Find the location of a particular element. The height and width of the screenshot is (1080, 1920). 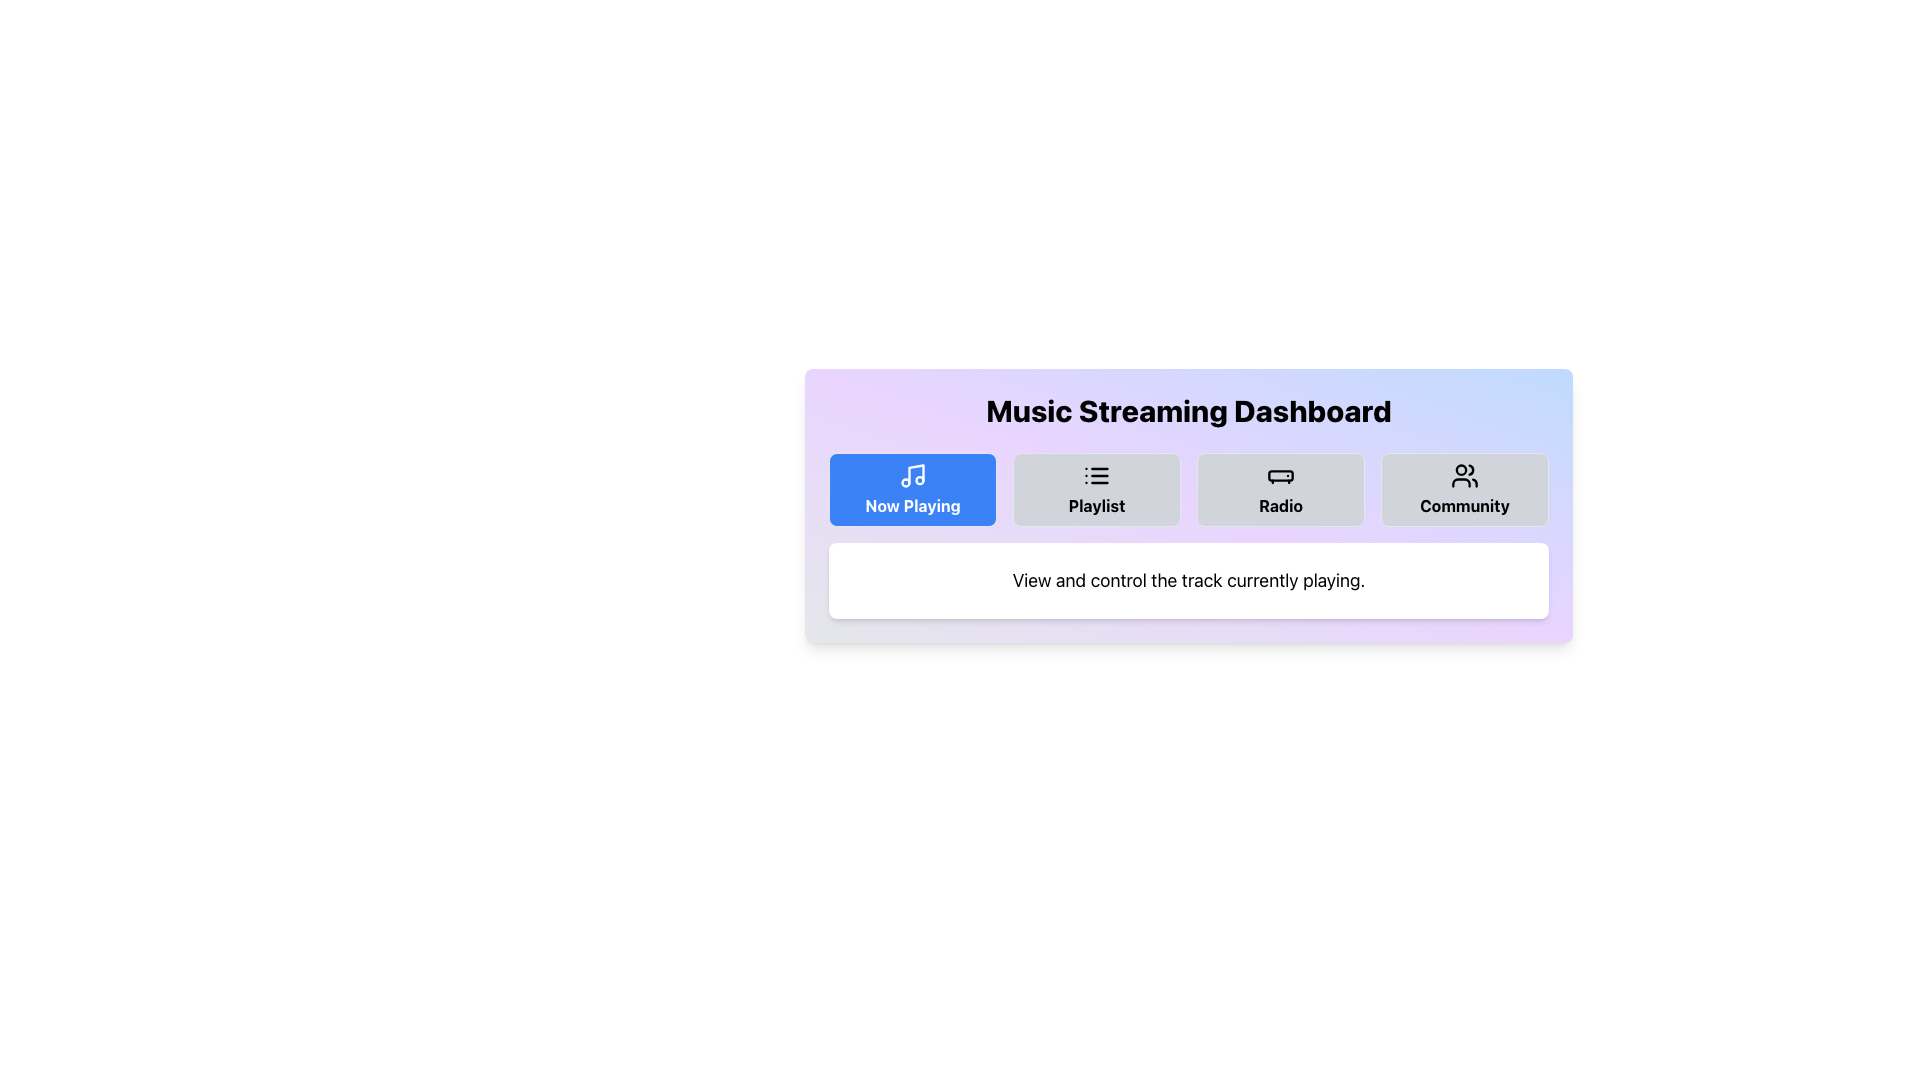

the Graphic Icon representing the 'Radio' functionality, located in the middle of the 'Radio' button in the navigation section below the 'Music Streaming Dashboard' title is located at coordinates (1281, 475).